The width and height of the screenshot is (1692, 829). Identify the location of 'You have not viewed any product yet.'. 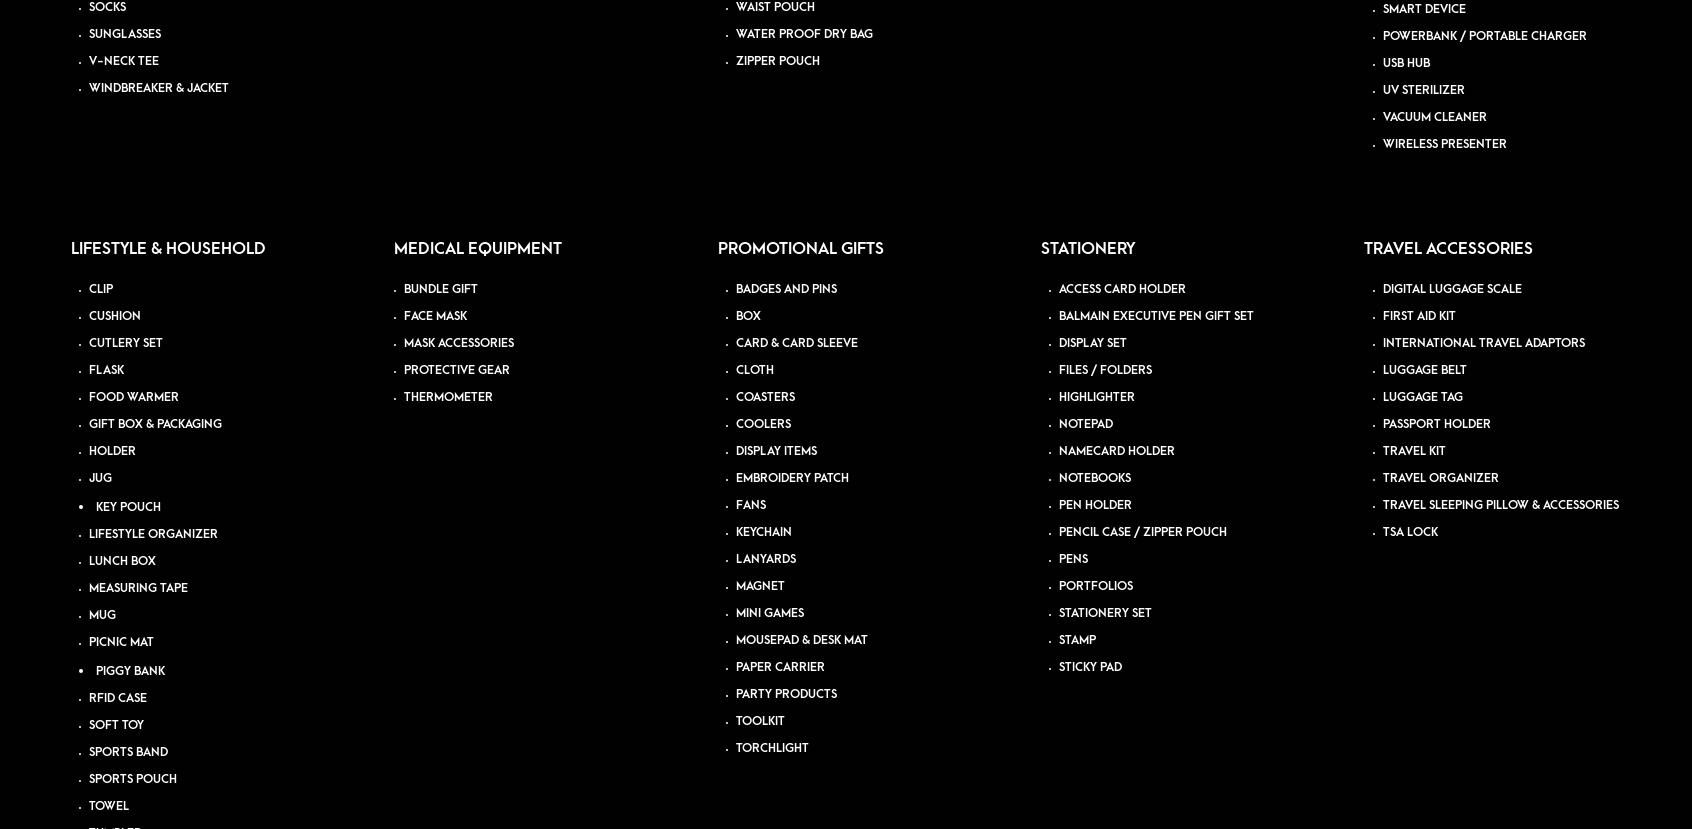
(68, 305).